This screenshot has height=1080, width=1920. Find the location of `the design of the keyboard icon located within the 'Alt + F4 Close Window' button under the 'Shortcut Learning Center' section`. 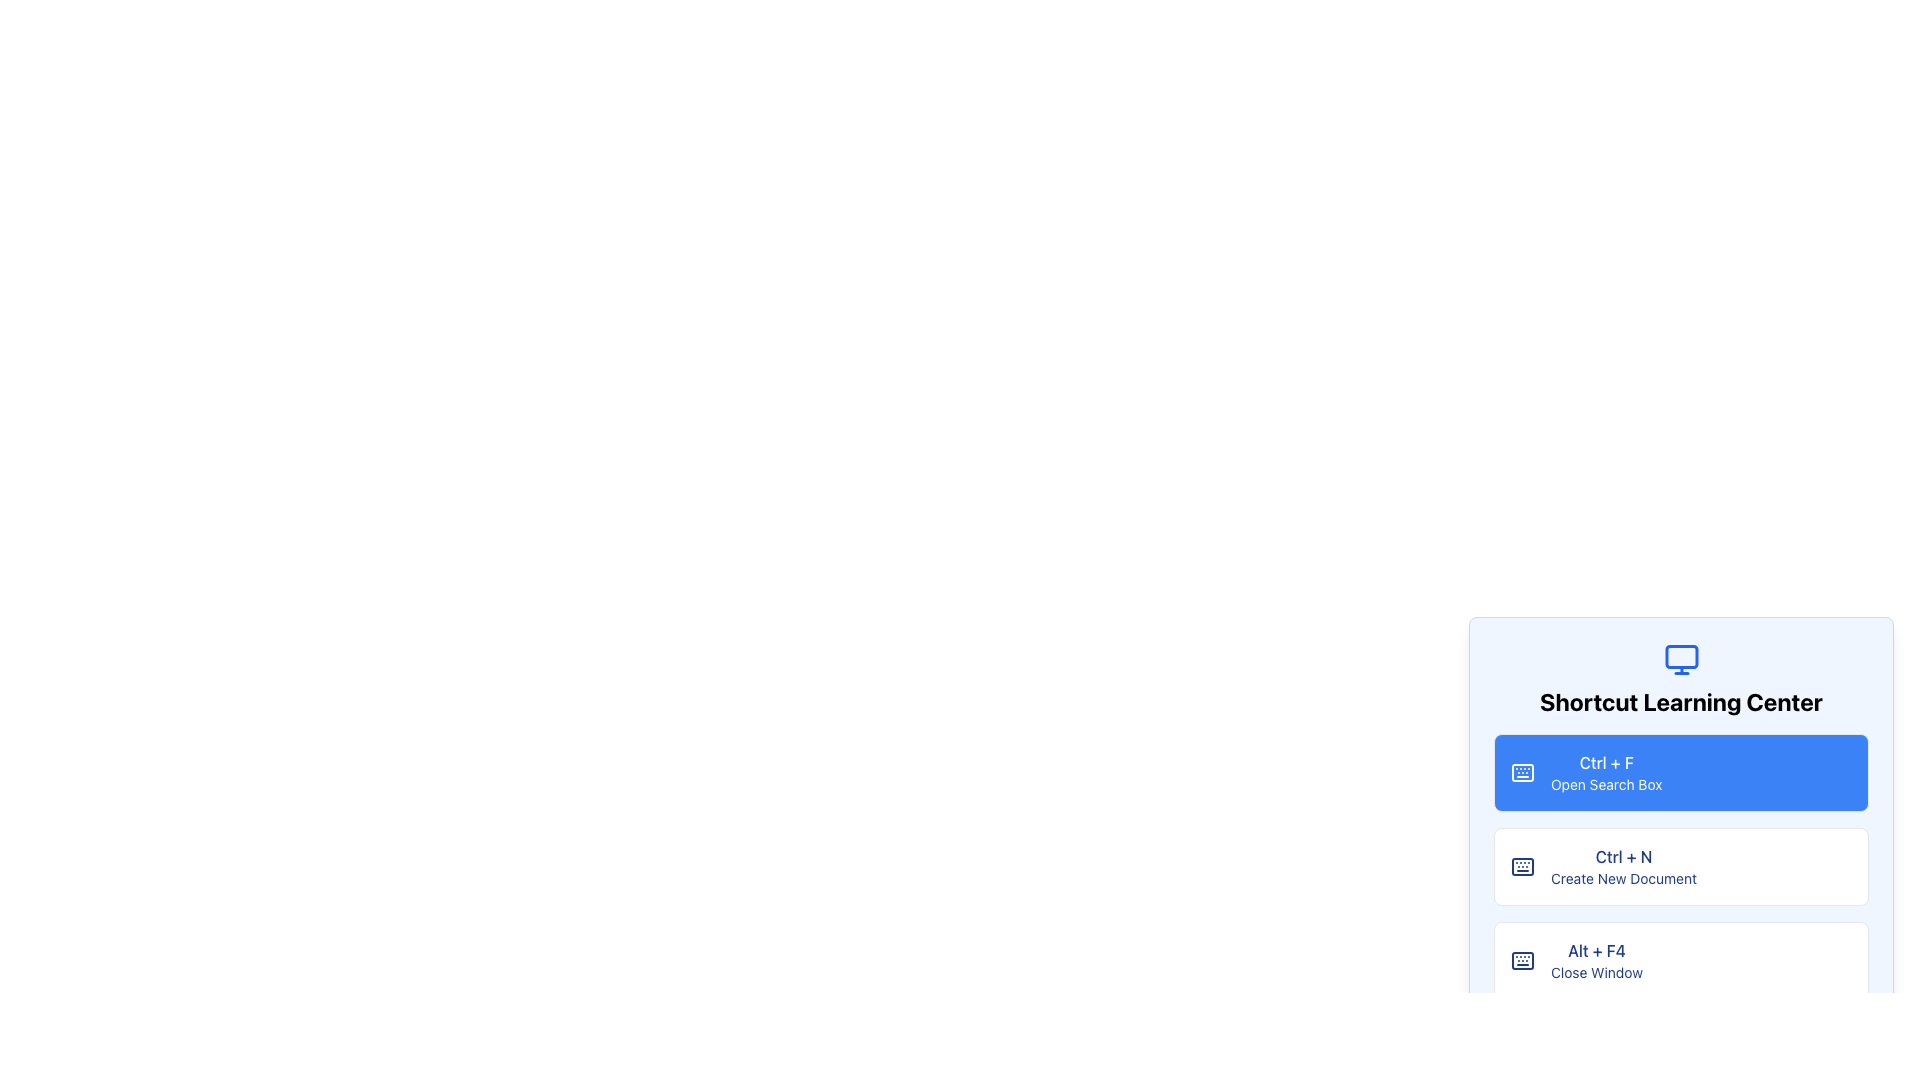

the design of the keyboard icon located within the 'Alt + F4 Close Window' button under the 'Shortcut Learning Center' section is located at coordinates (1521, 959).